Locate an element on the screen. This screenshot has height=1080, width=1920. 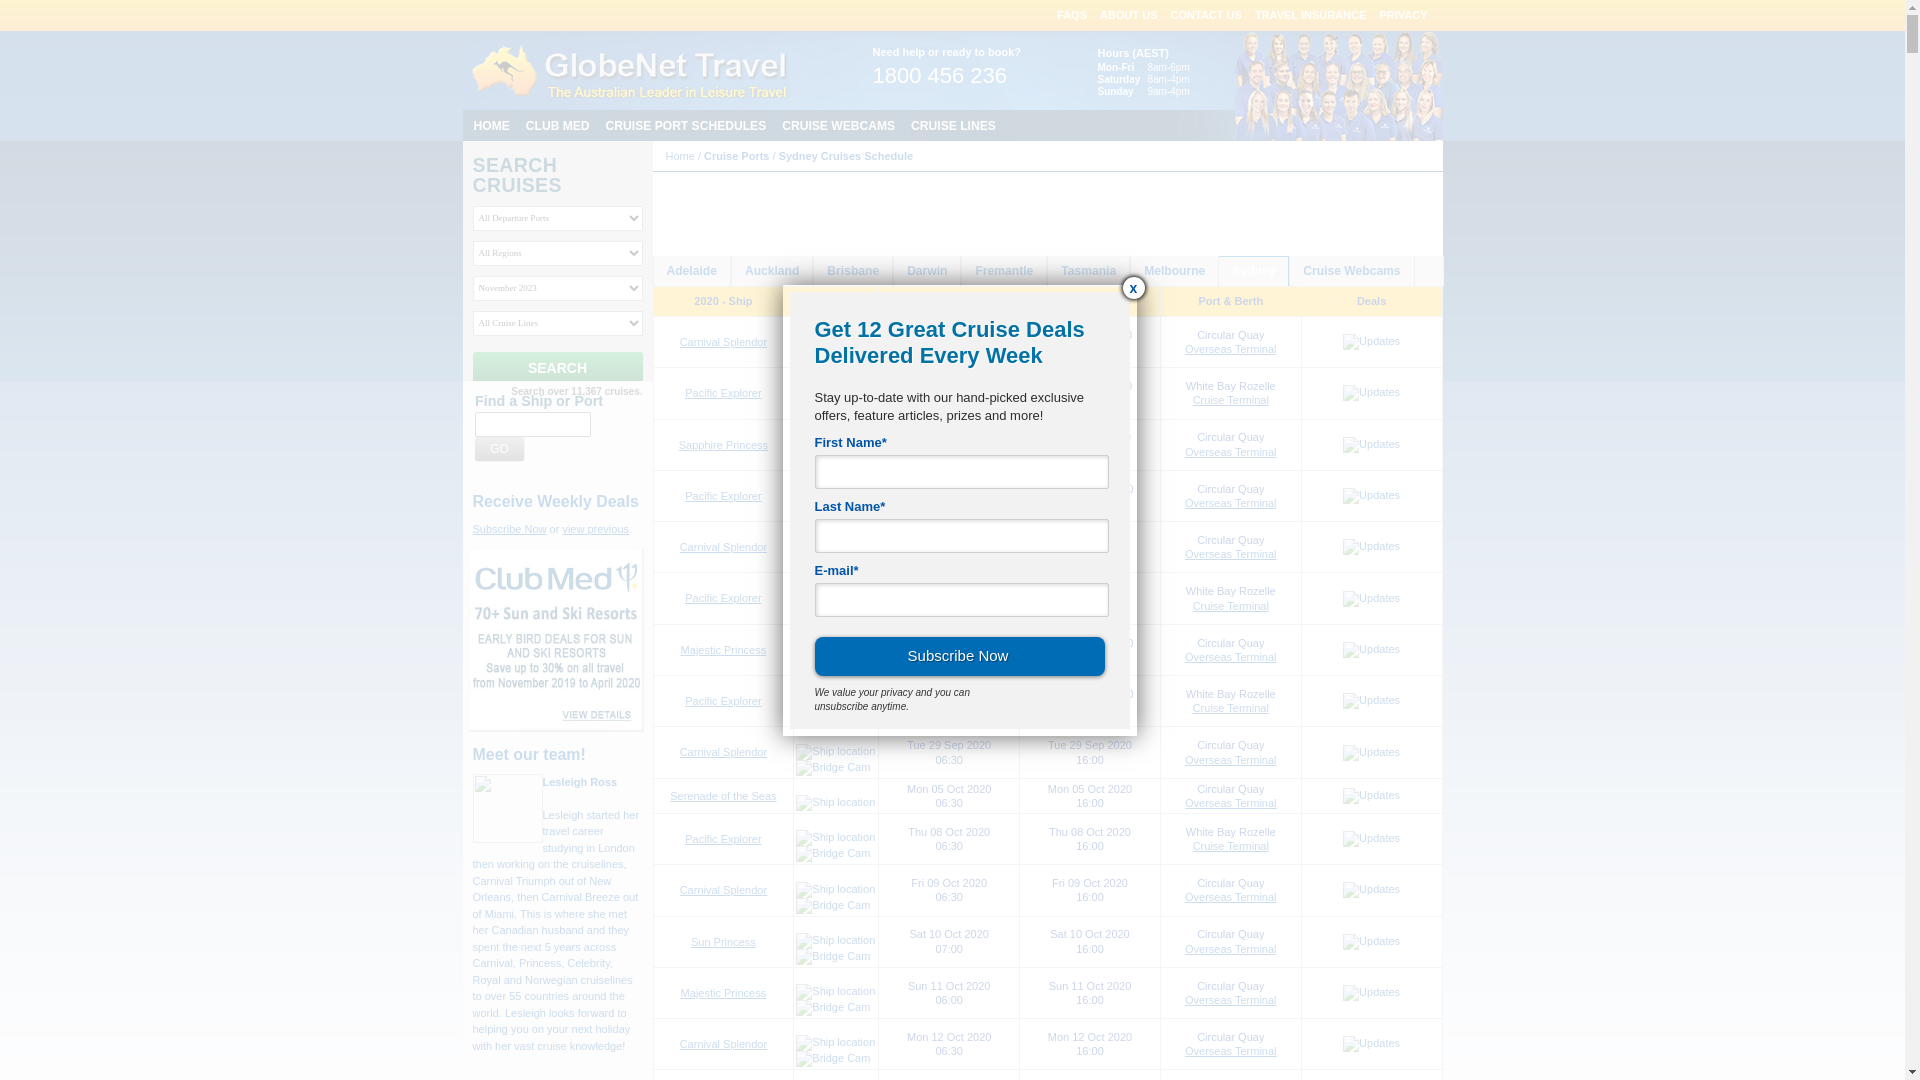
'Bridge Cam' is located at coordinates (833, 906).